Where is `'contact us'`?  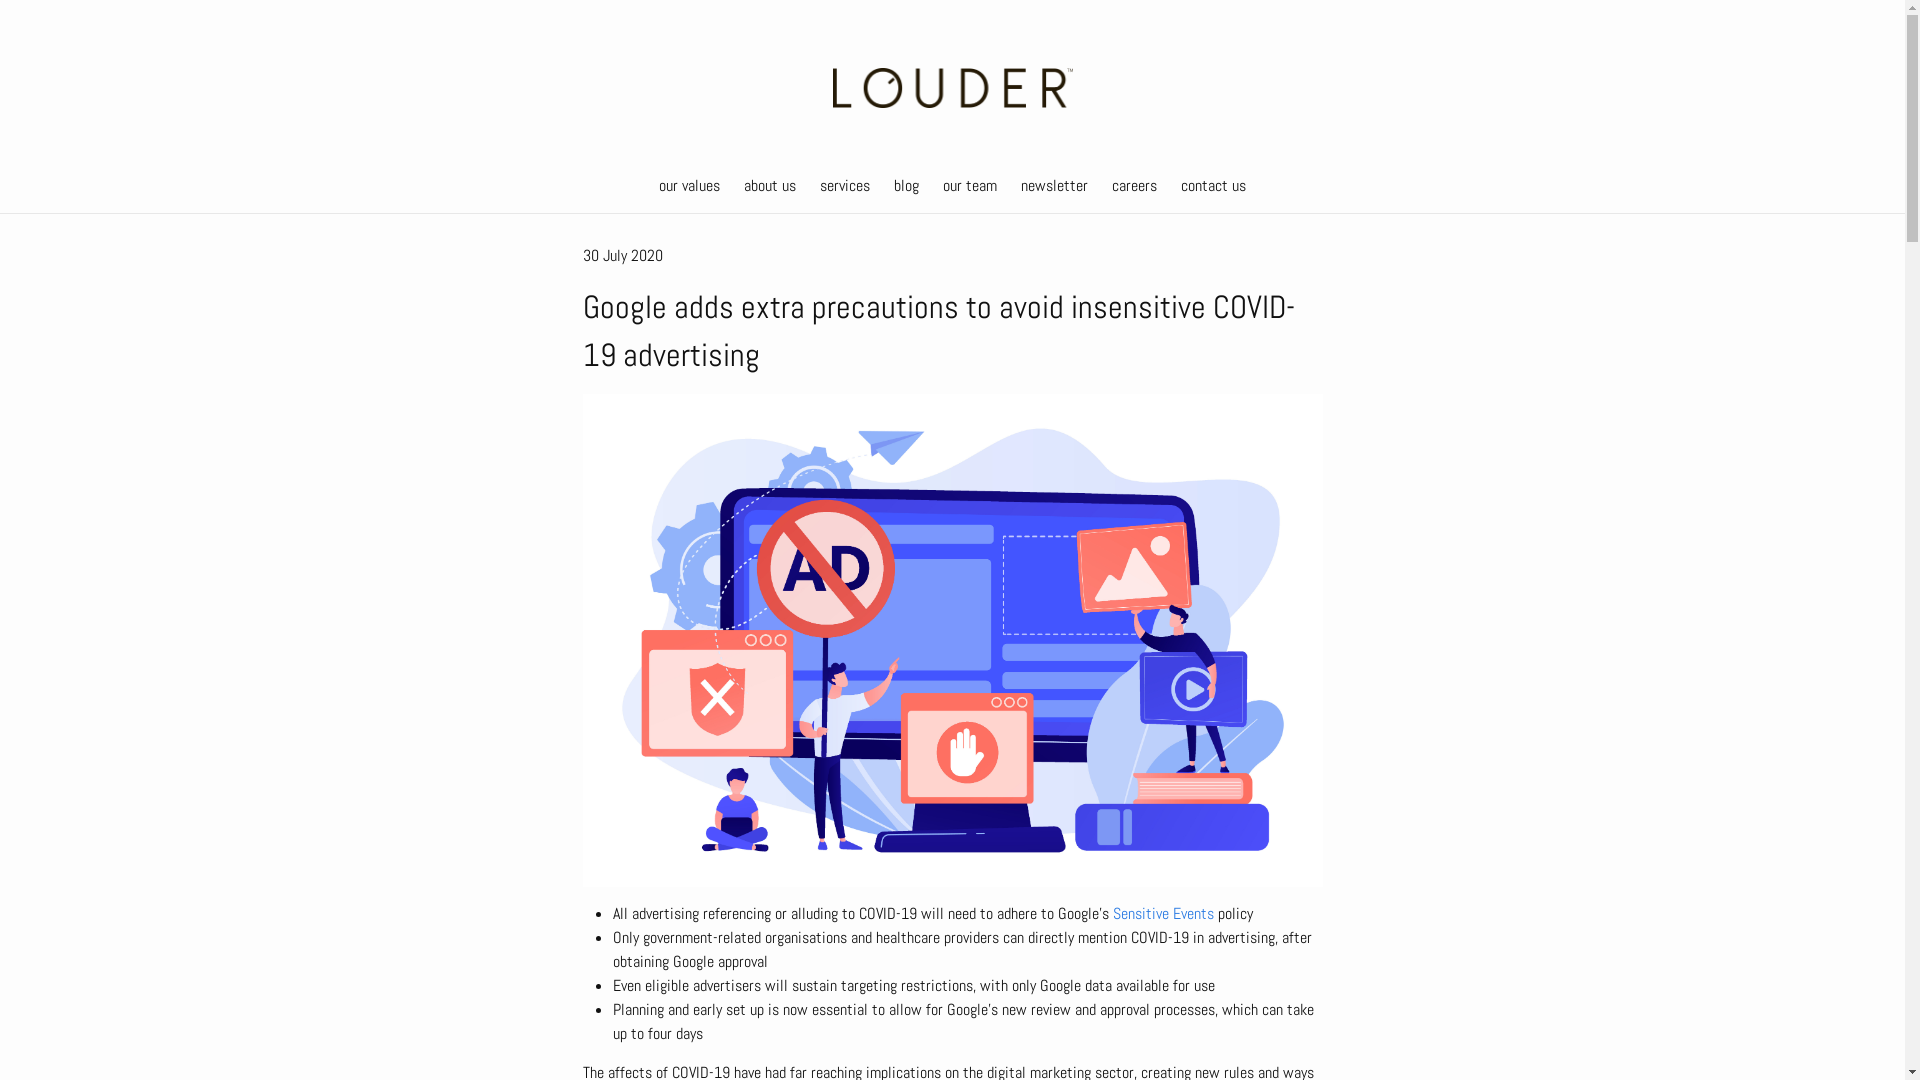 'contact us' is located at coordinates (1212, 185).